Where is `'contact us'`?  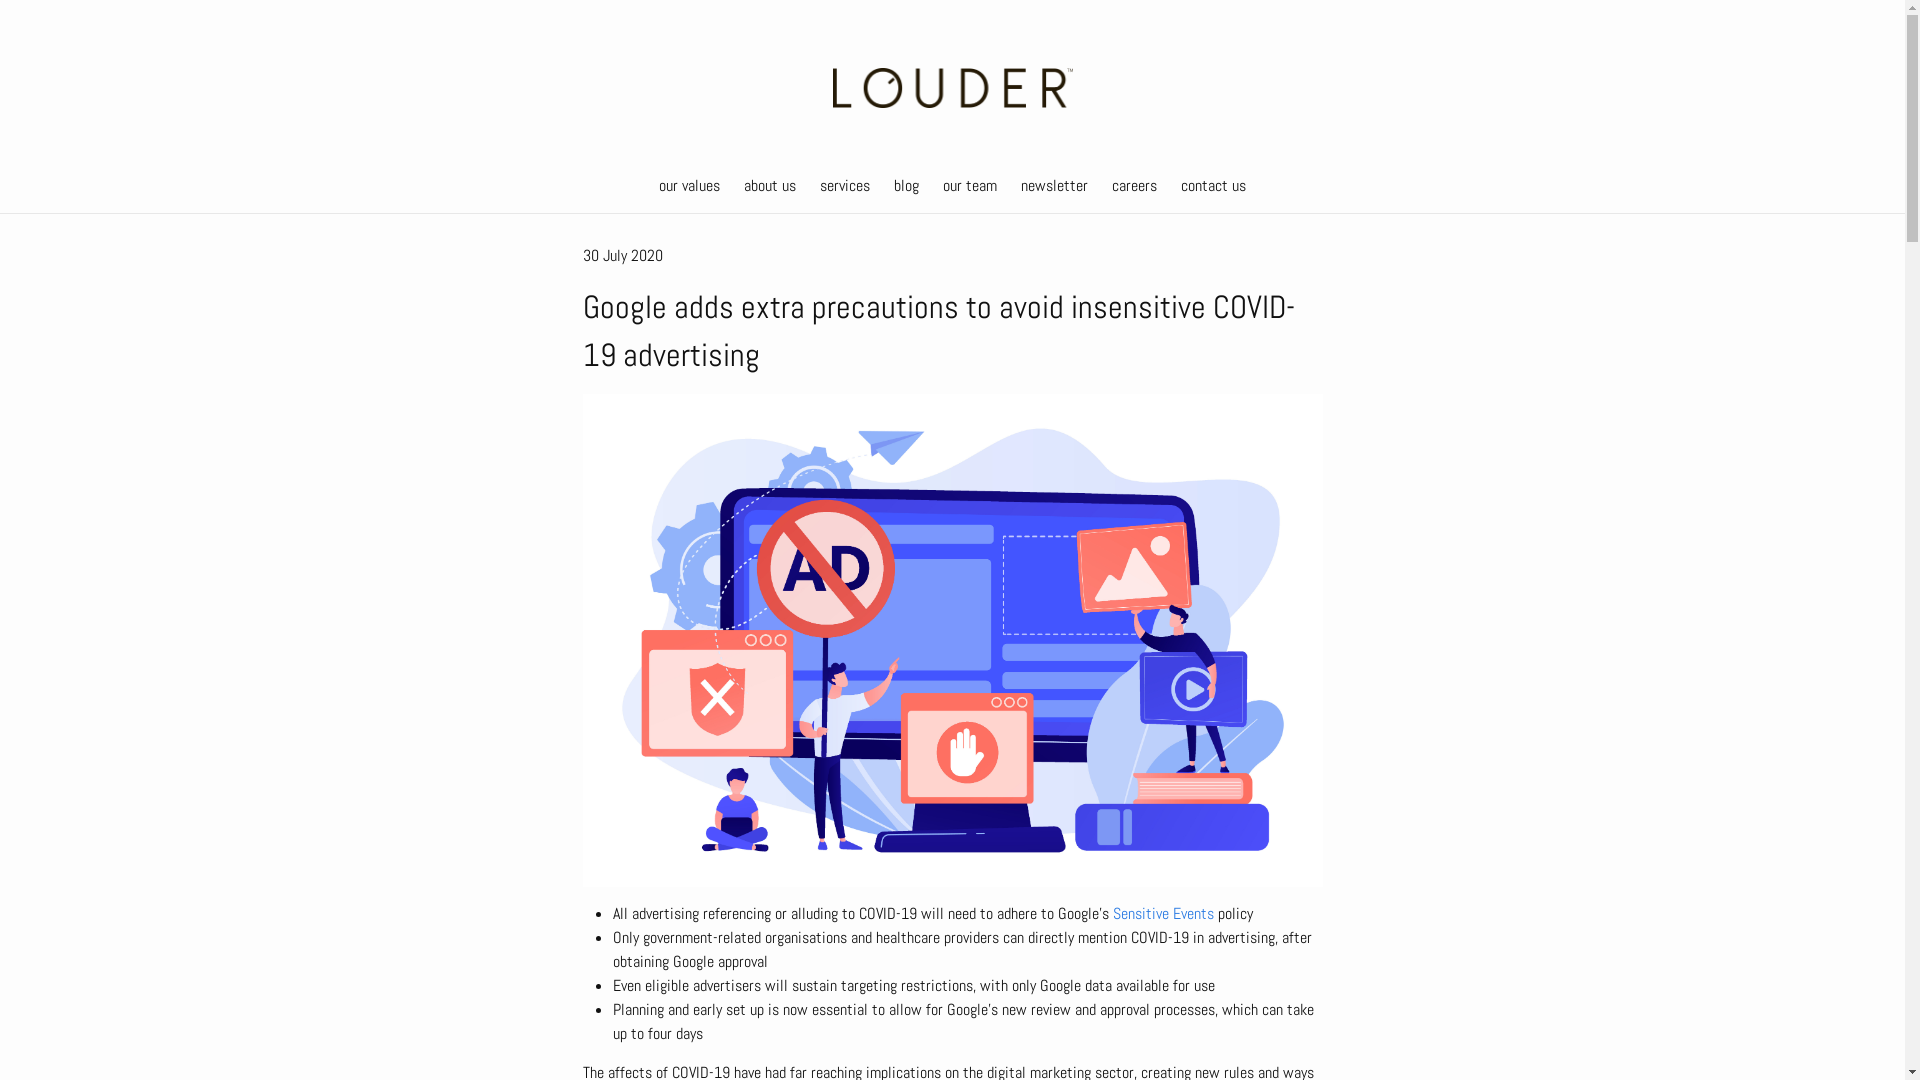 'contact us' is located at coordinates (1212, 185).